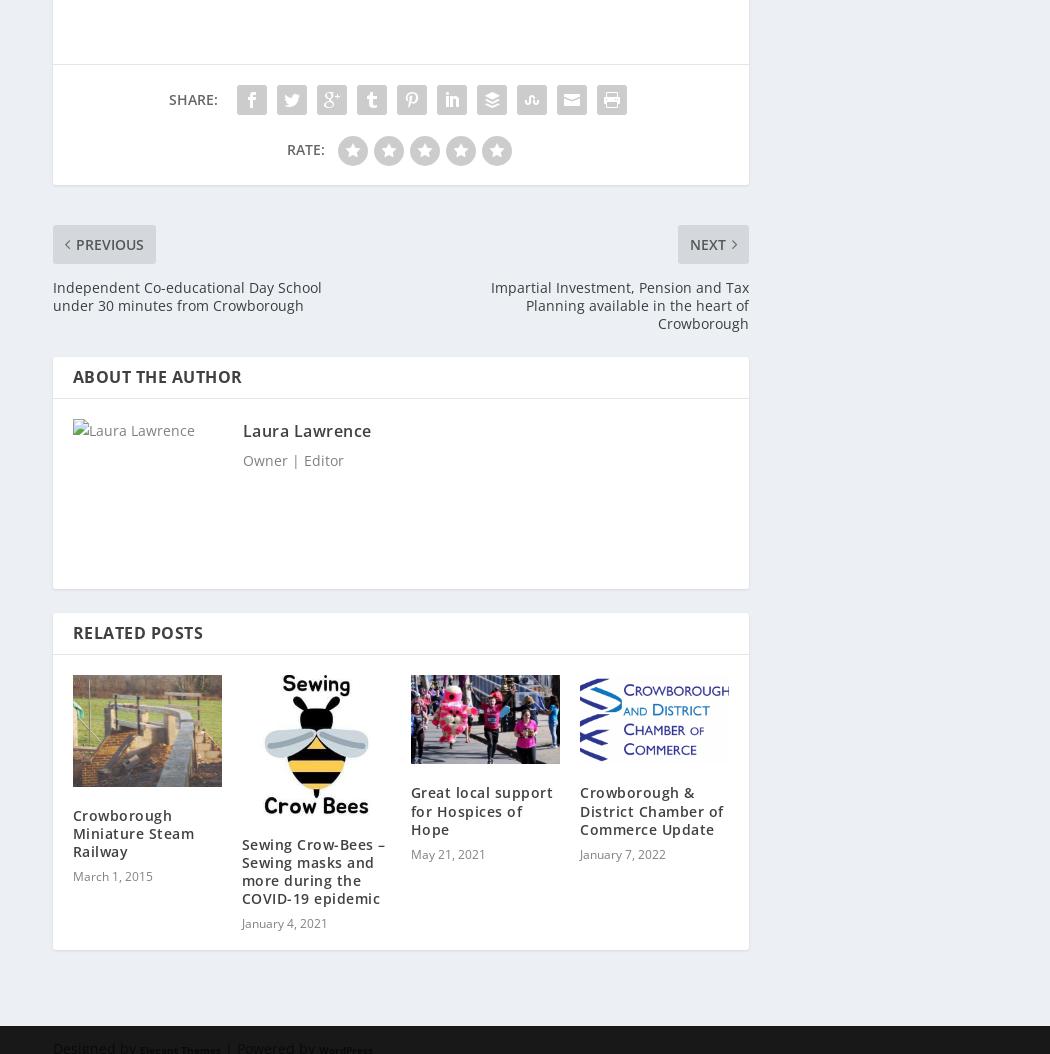  Describe the element at coordinates (650, 800) in the screenshot. I see `'Crowborough & District Chamber of Commerce Update'` at that location.